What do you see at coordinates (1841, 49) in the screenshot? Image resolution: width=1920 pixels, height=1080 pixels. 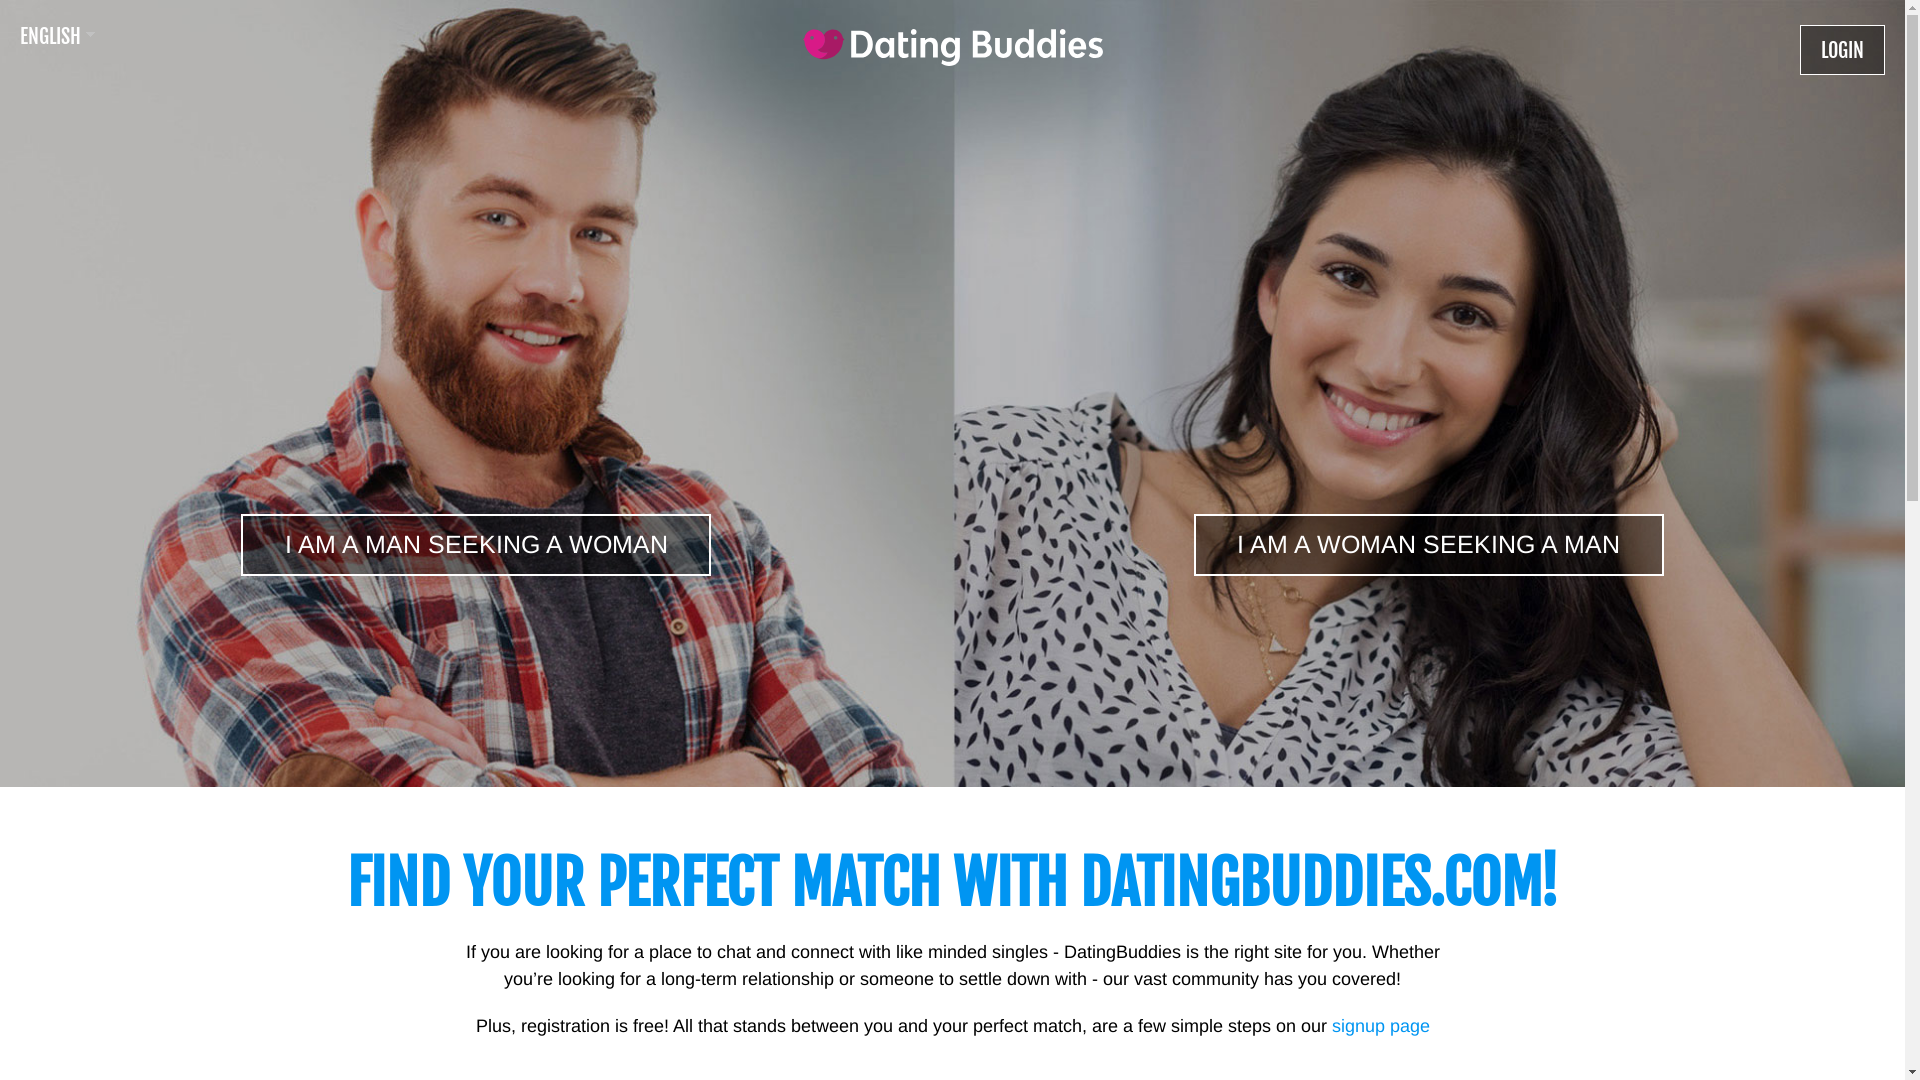 I see `'LOGIN'` at bounding box center [1841, 49].